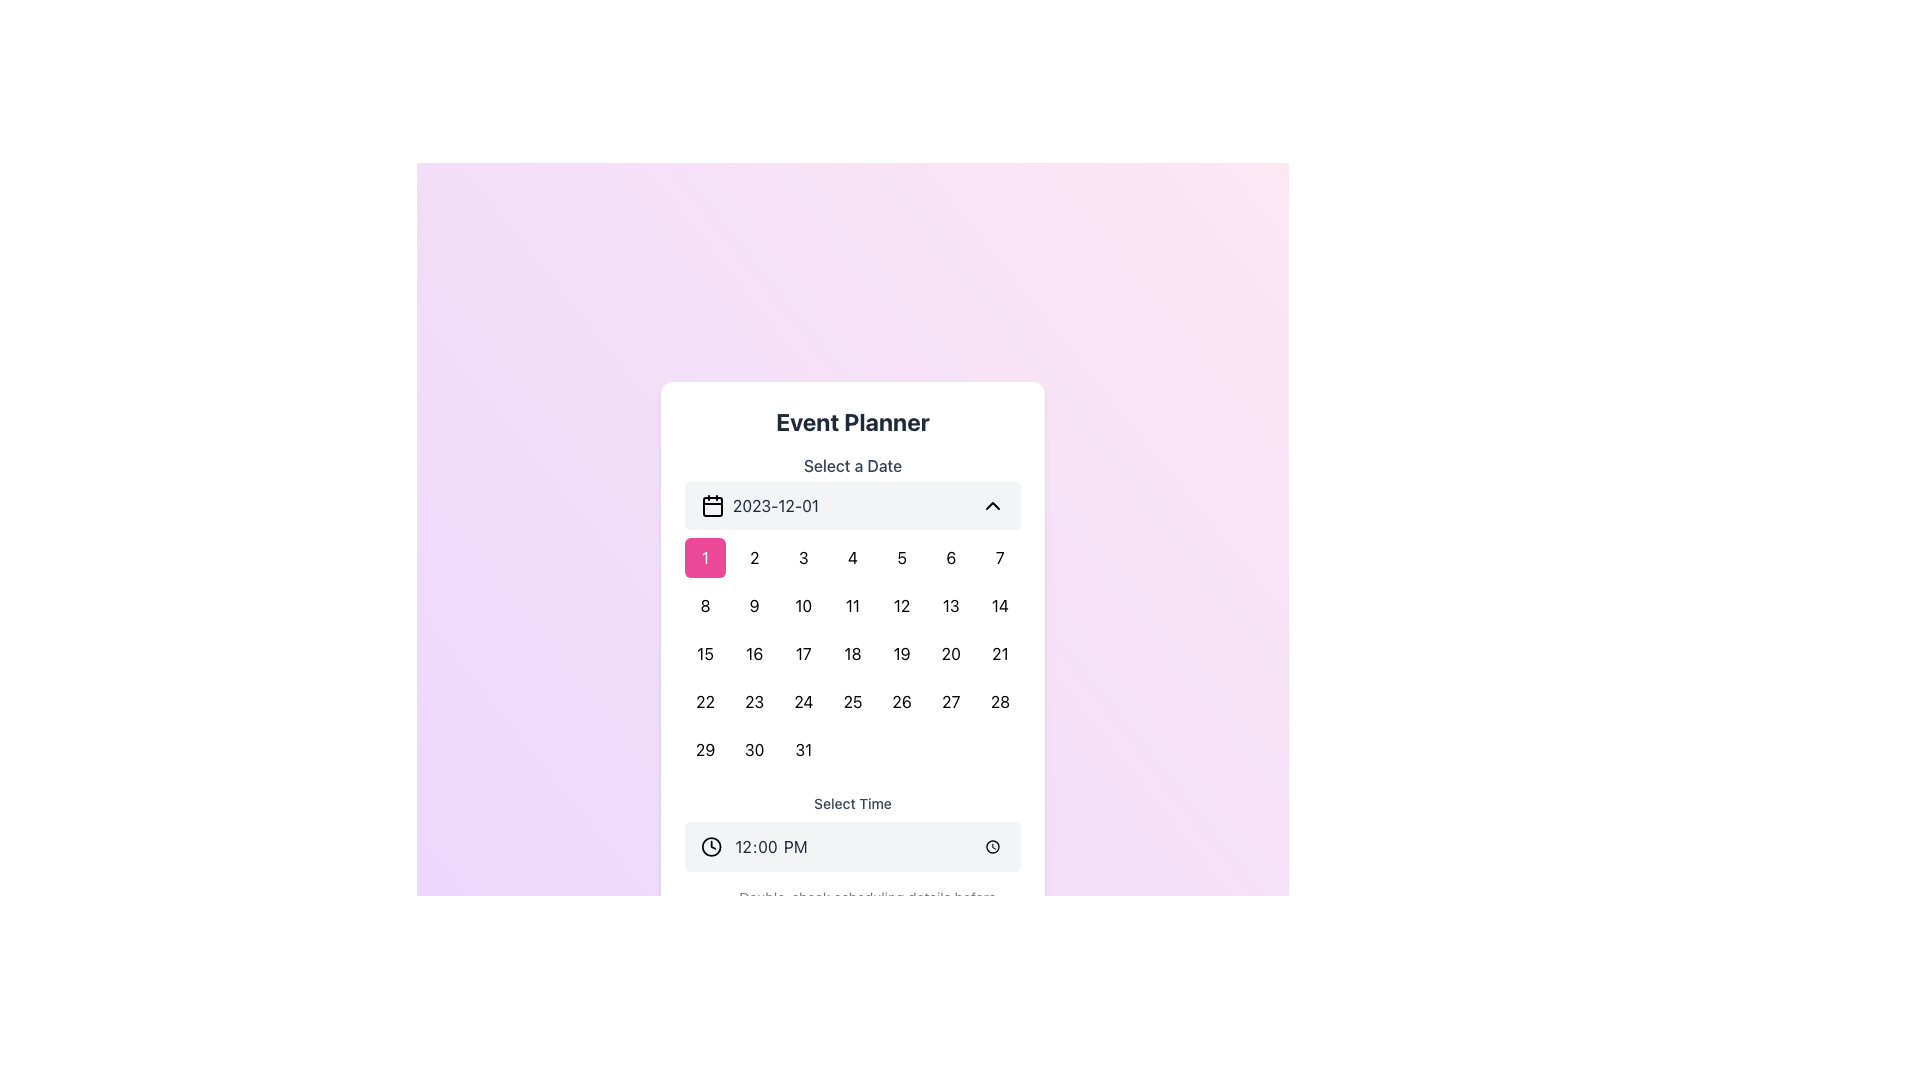 The height and width of the screenshot is (1080, 1920). Describe the element at coordinates (711, 847) in the screenshot. I see `the SVG circle element representing the clock face, which is part of the icon indicating the time-selection feature, located in the 'Select Time' section of the form` at that location.